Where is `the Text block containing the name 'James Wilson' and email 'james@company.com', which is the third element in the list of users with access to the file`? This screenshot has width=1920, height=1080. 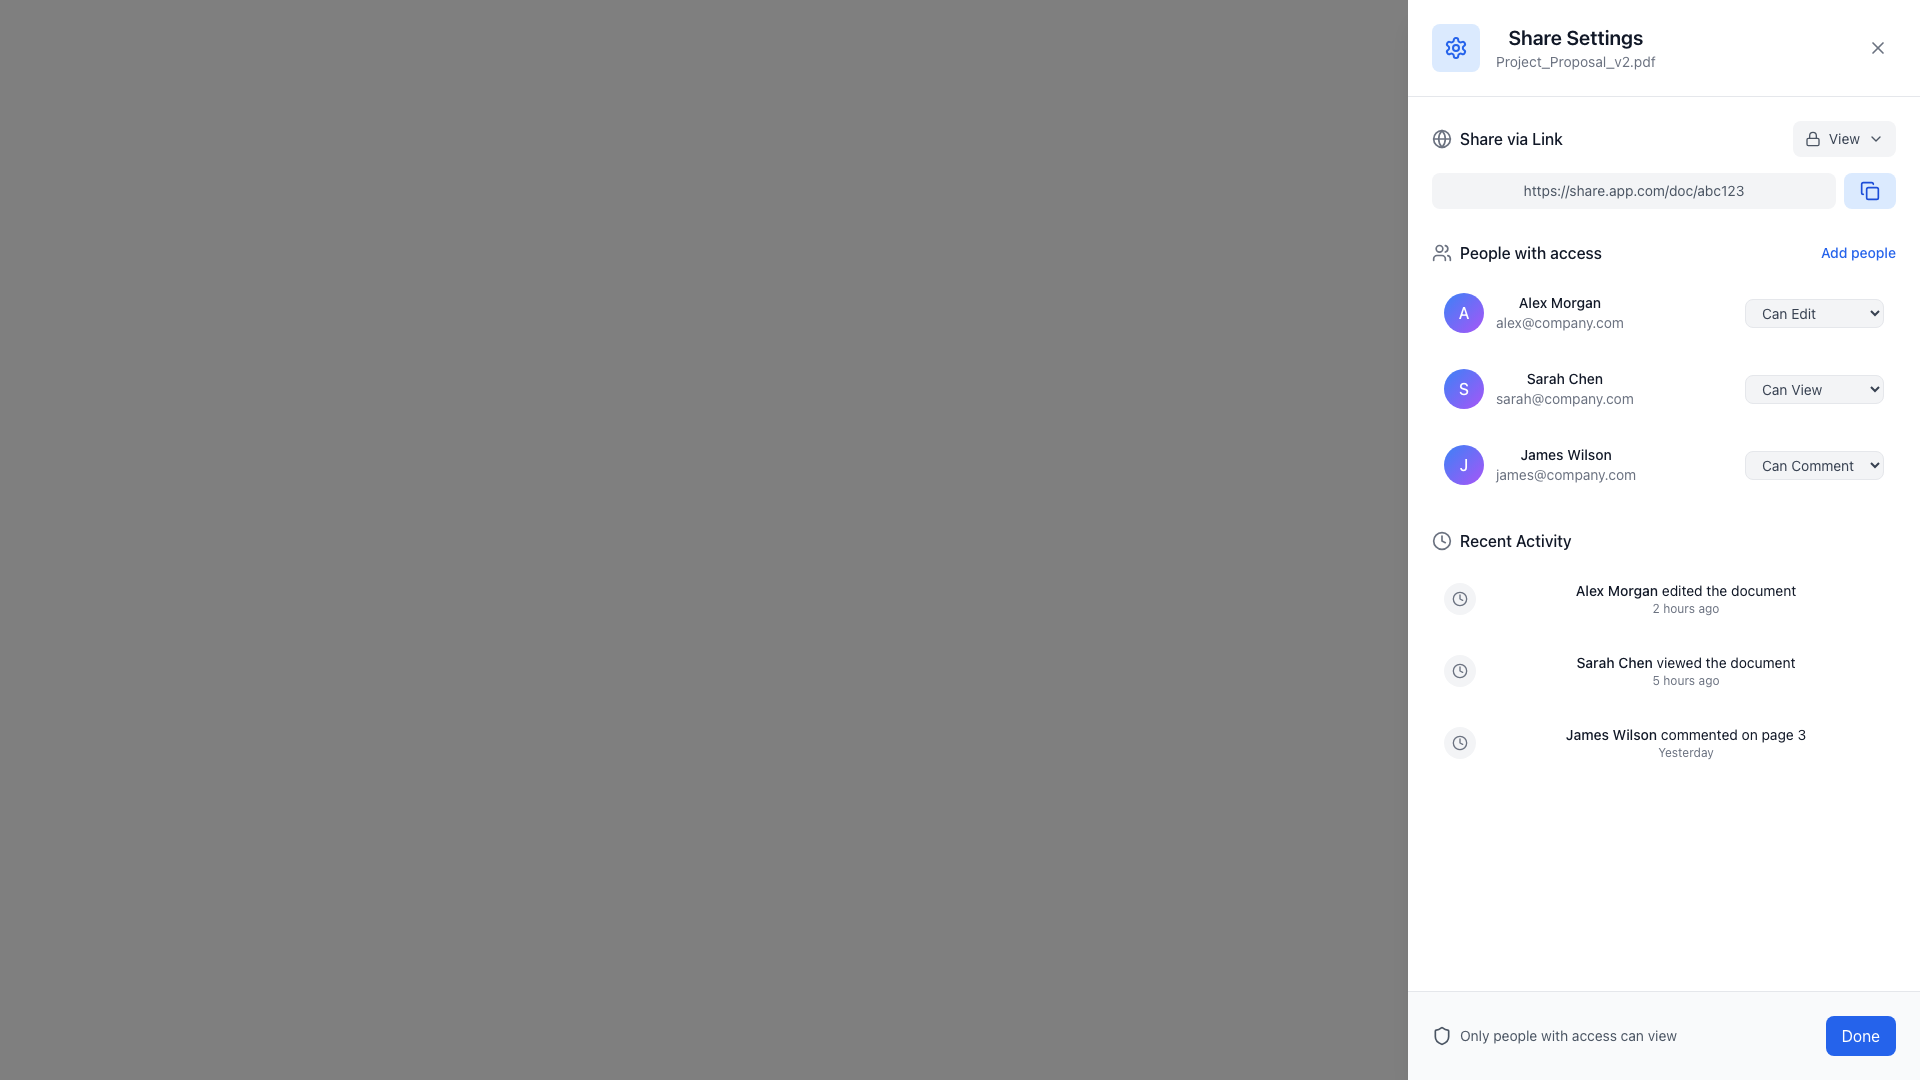
the Text block containing the name 'James Wilson' and email 'james@company.com', which is the third element in the list of users with access to the file is located at coordinates (1565, 465).